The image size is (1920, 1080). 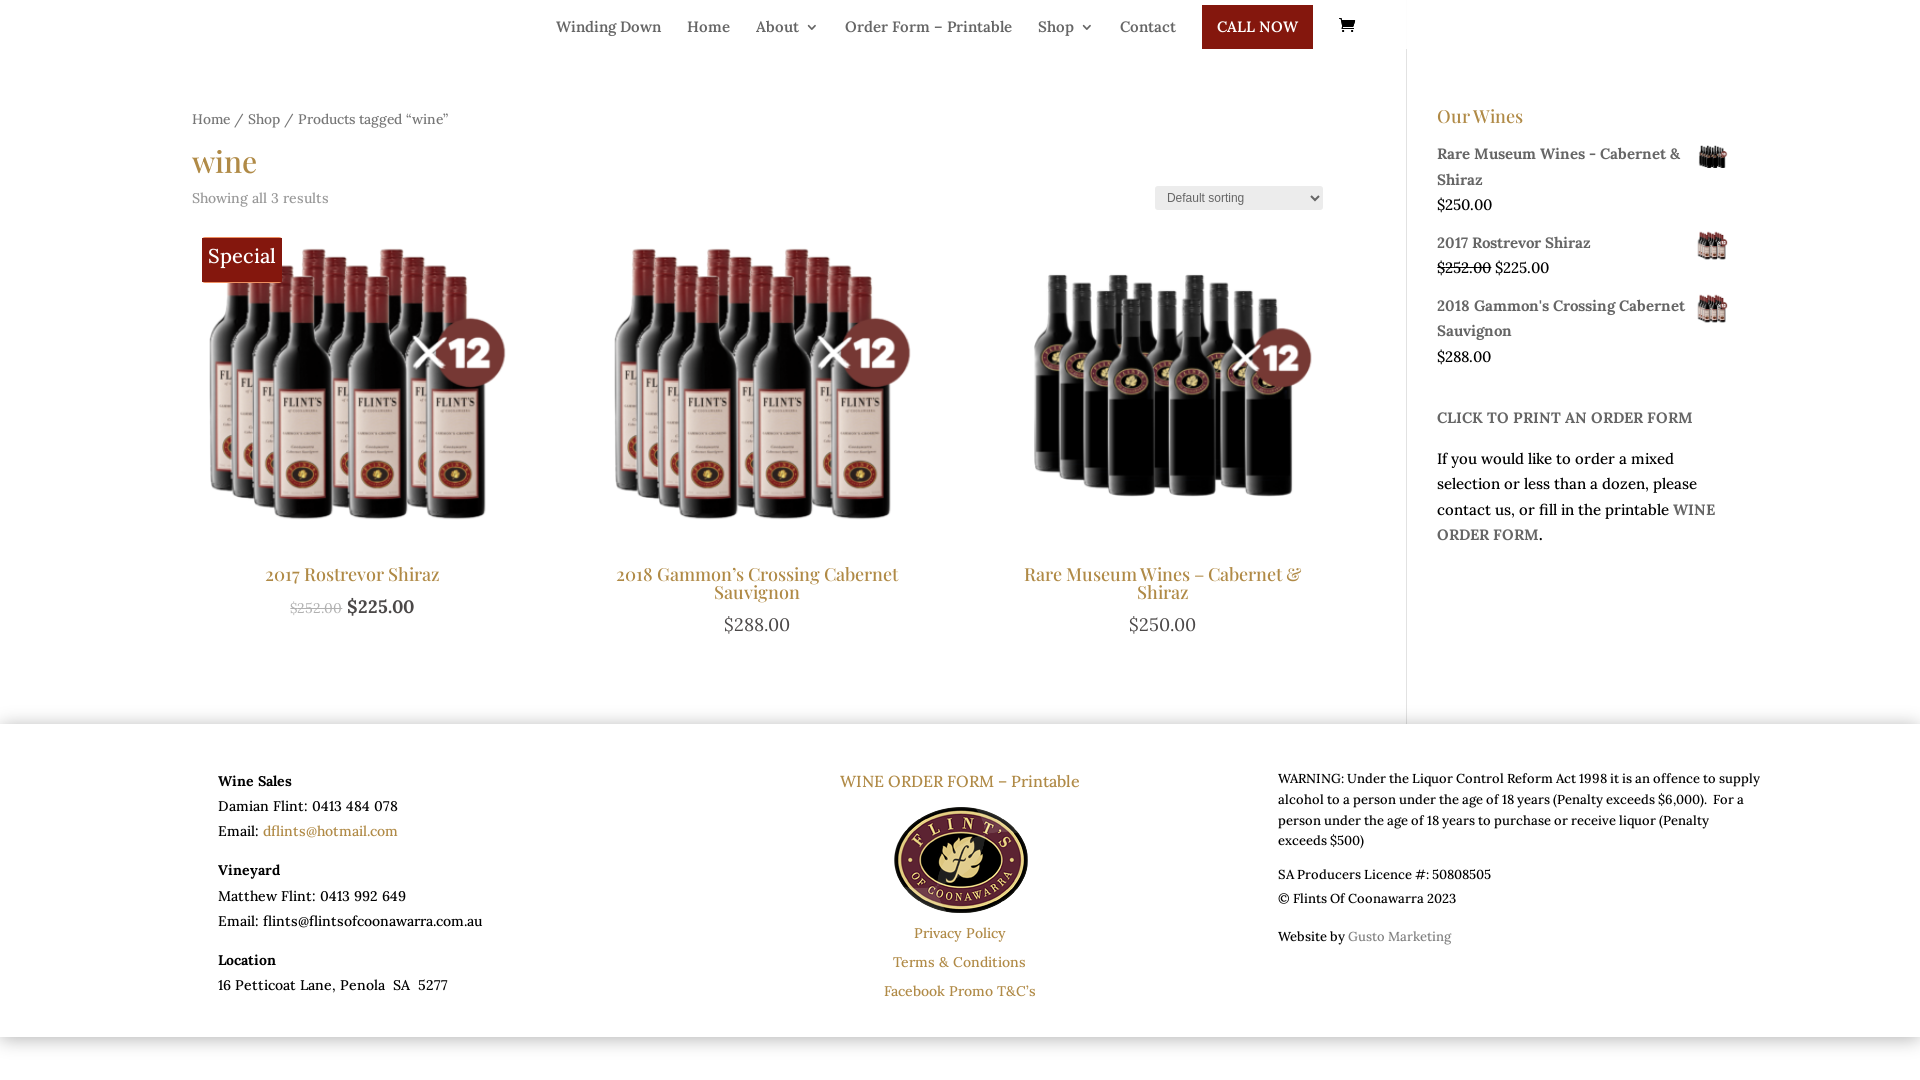 I want to click on 'CLICK TO PRINT AN ORDER FORM', so click(x=1563, y=416).